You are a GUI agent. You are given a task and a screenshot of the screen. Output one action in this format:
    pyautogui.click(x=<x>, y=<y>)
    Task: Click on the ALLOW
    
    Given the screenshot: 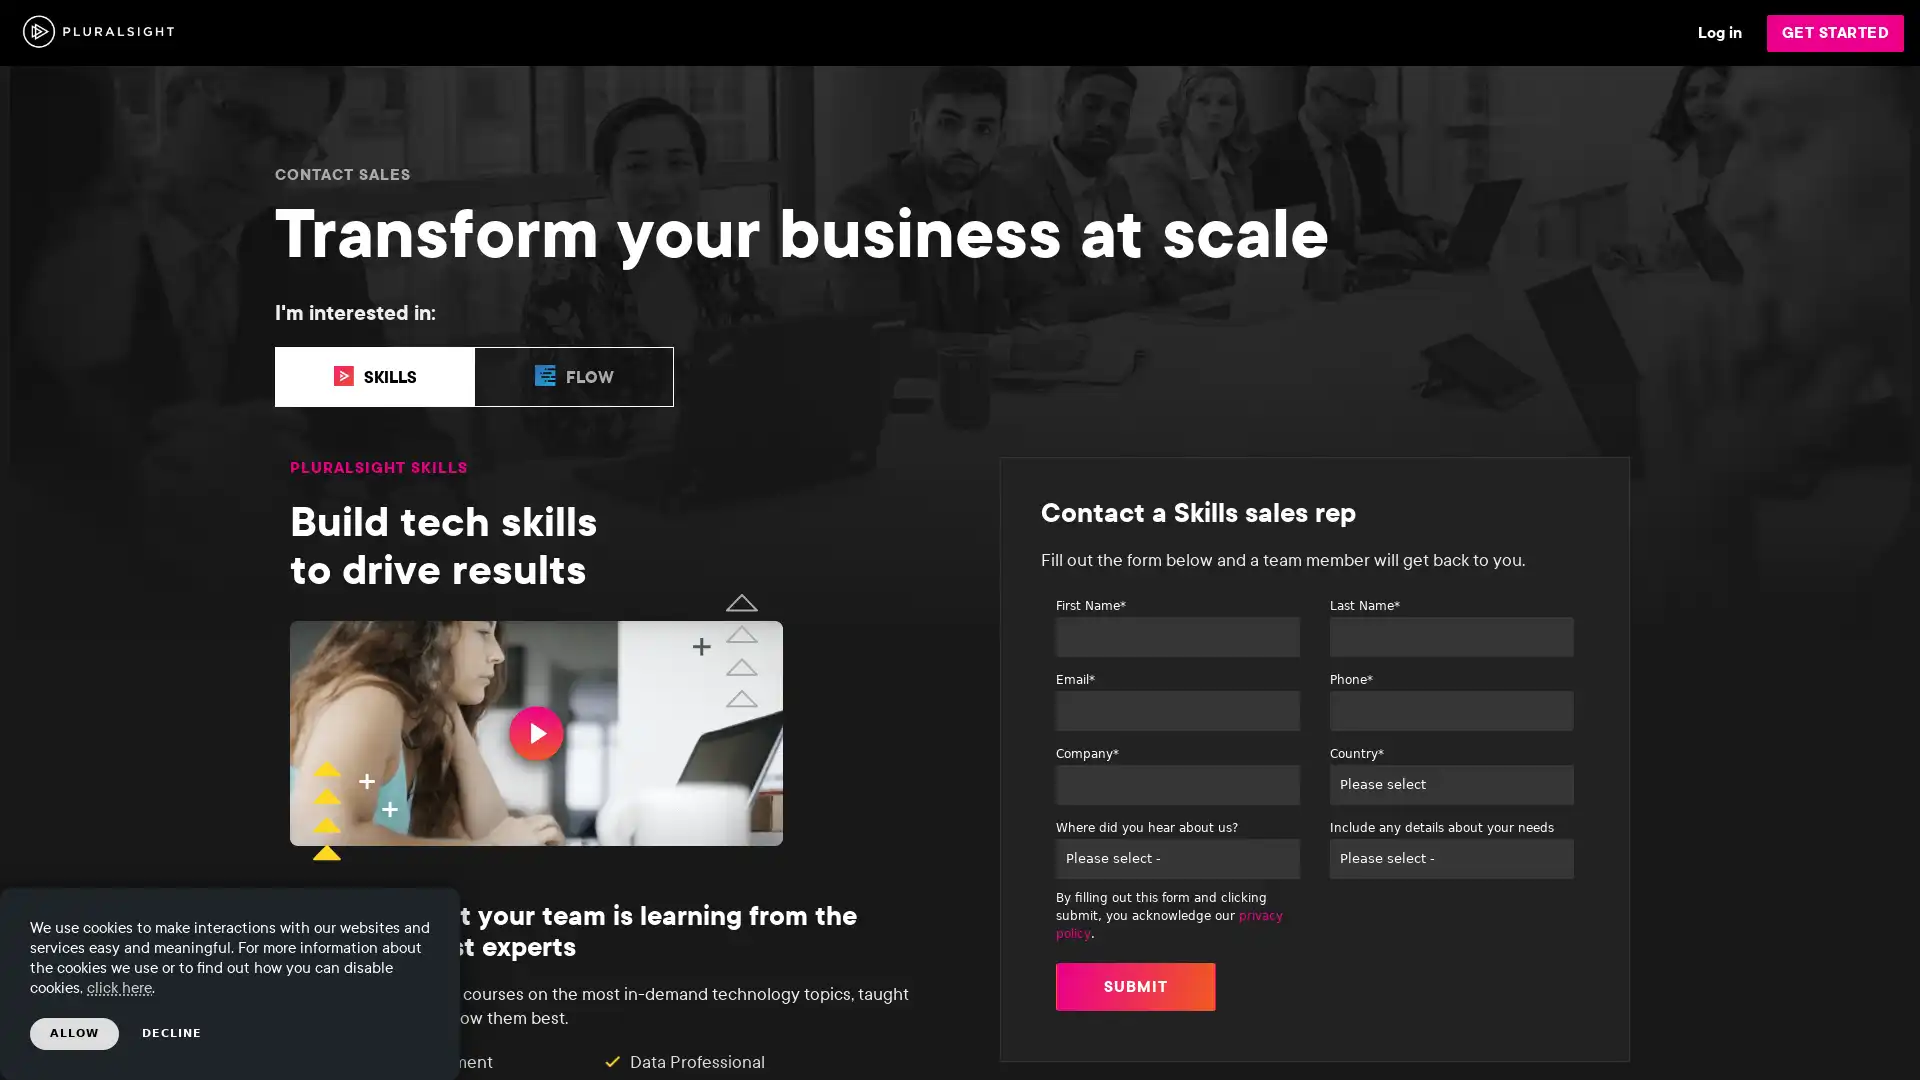 What is the action you would take?
    pyautogui.click(x=74, y=1033)
    